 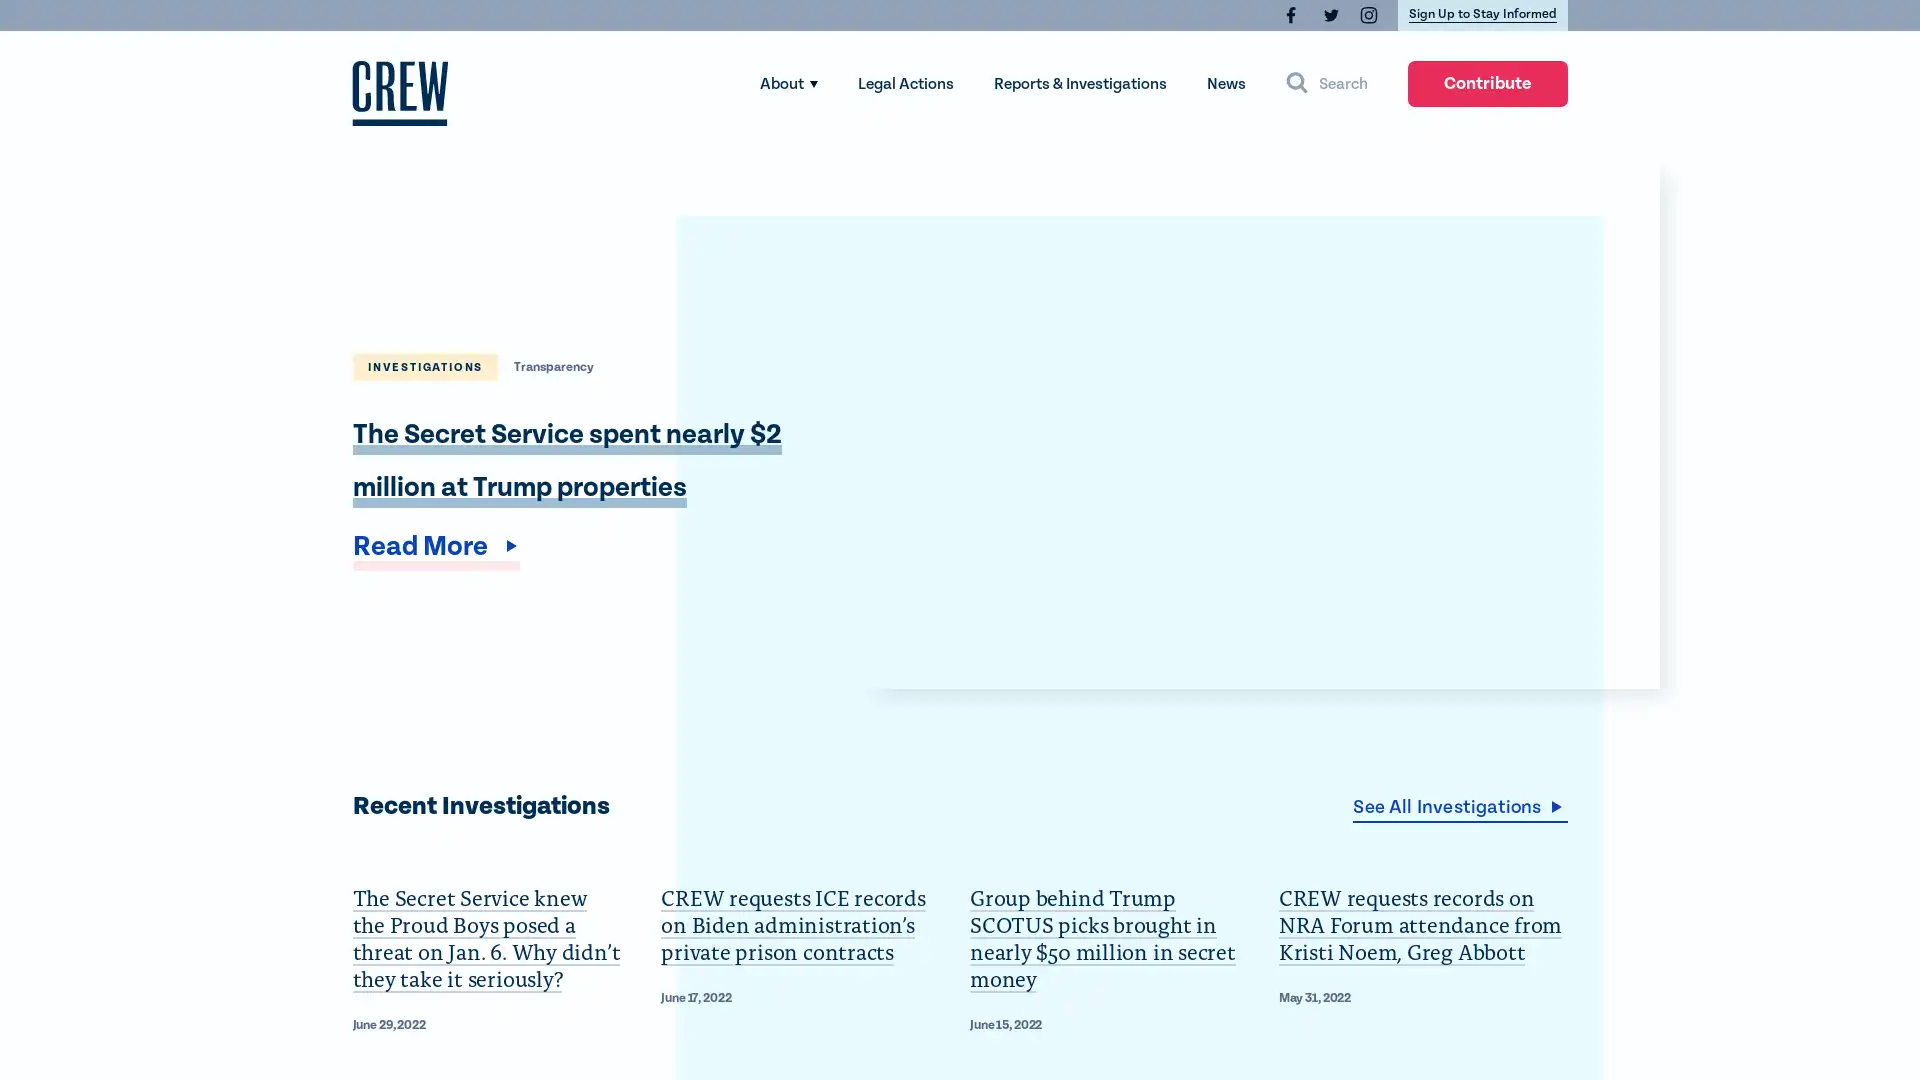 I want to click on Search, so click(x=1326, y=83).